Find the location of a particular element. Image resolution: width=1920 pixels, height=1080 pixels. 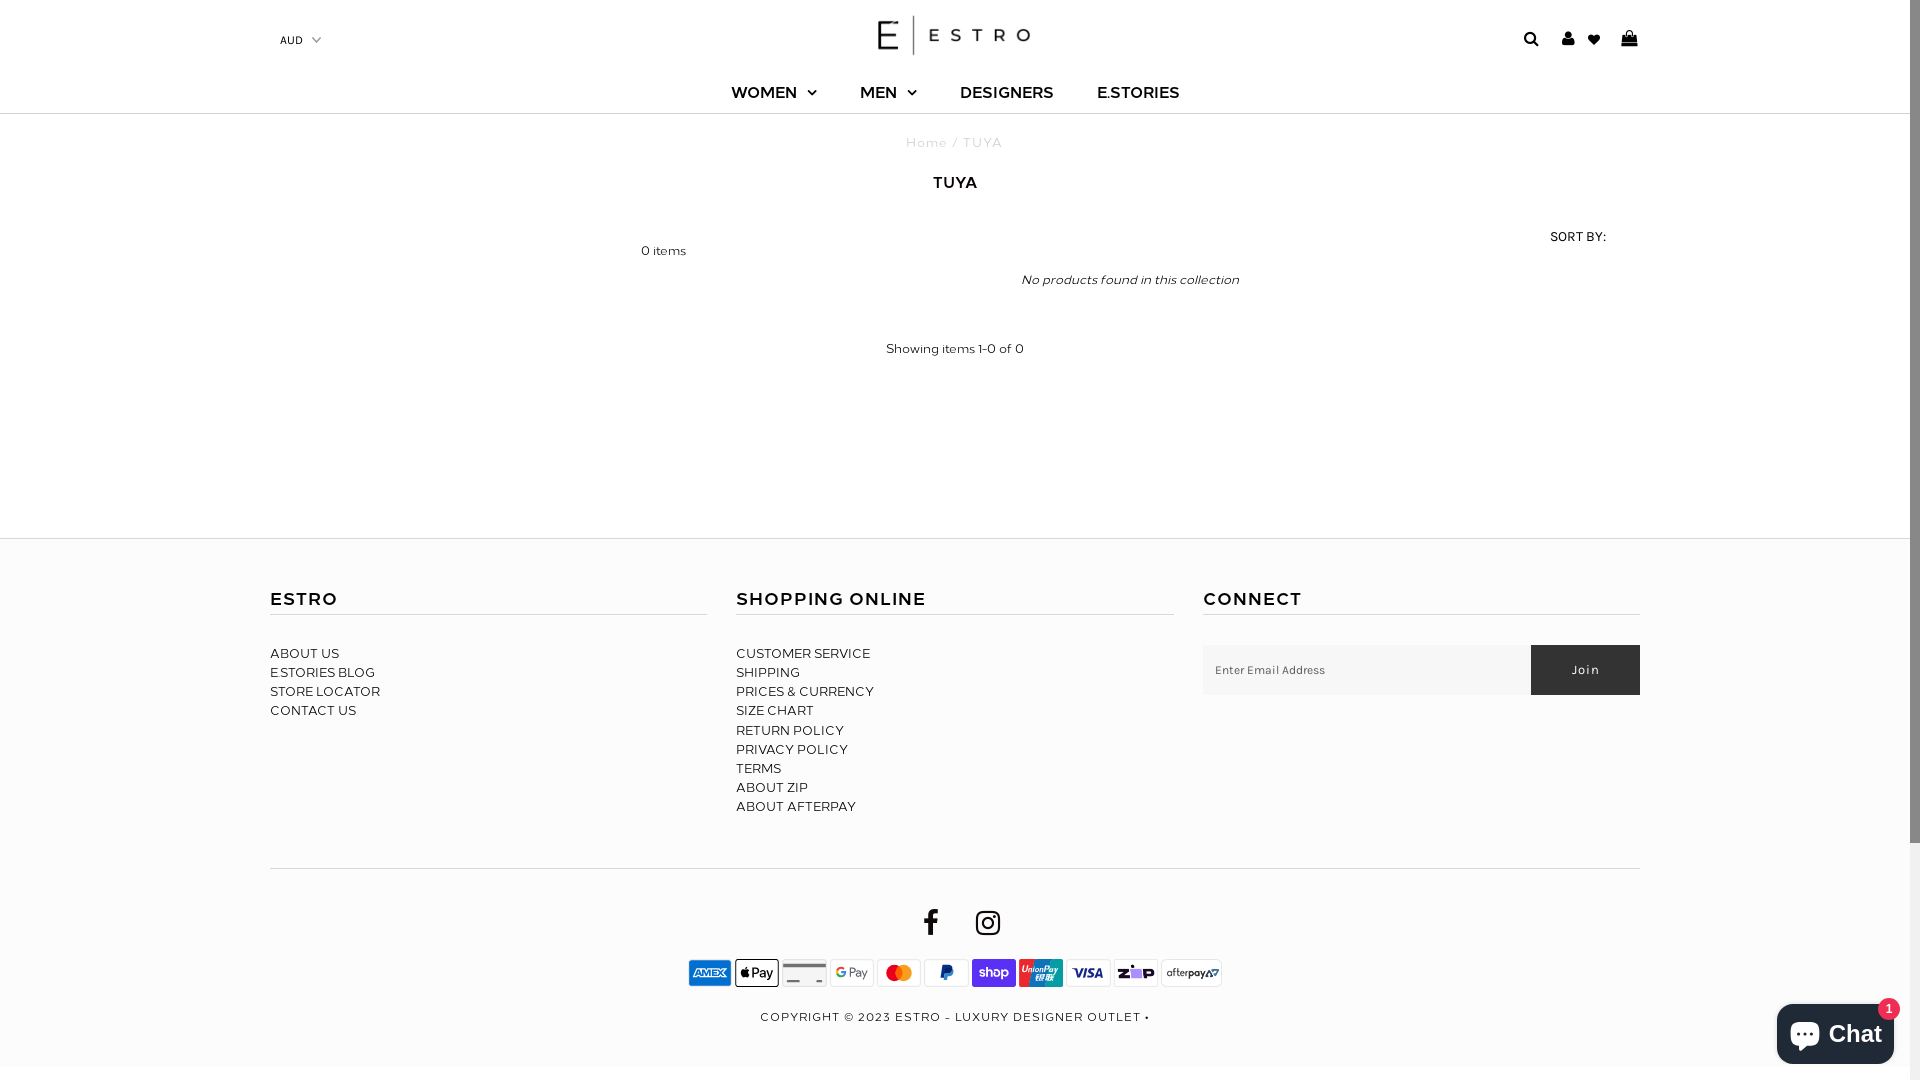

'ABOUT ZIP' is located at coordinates (734, 786).